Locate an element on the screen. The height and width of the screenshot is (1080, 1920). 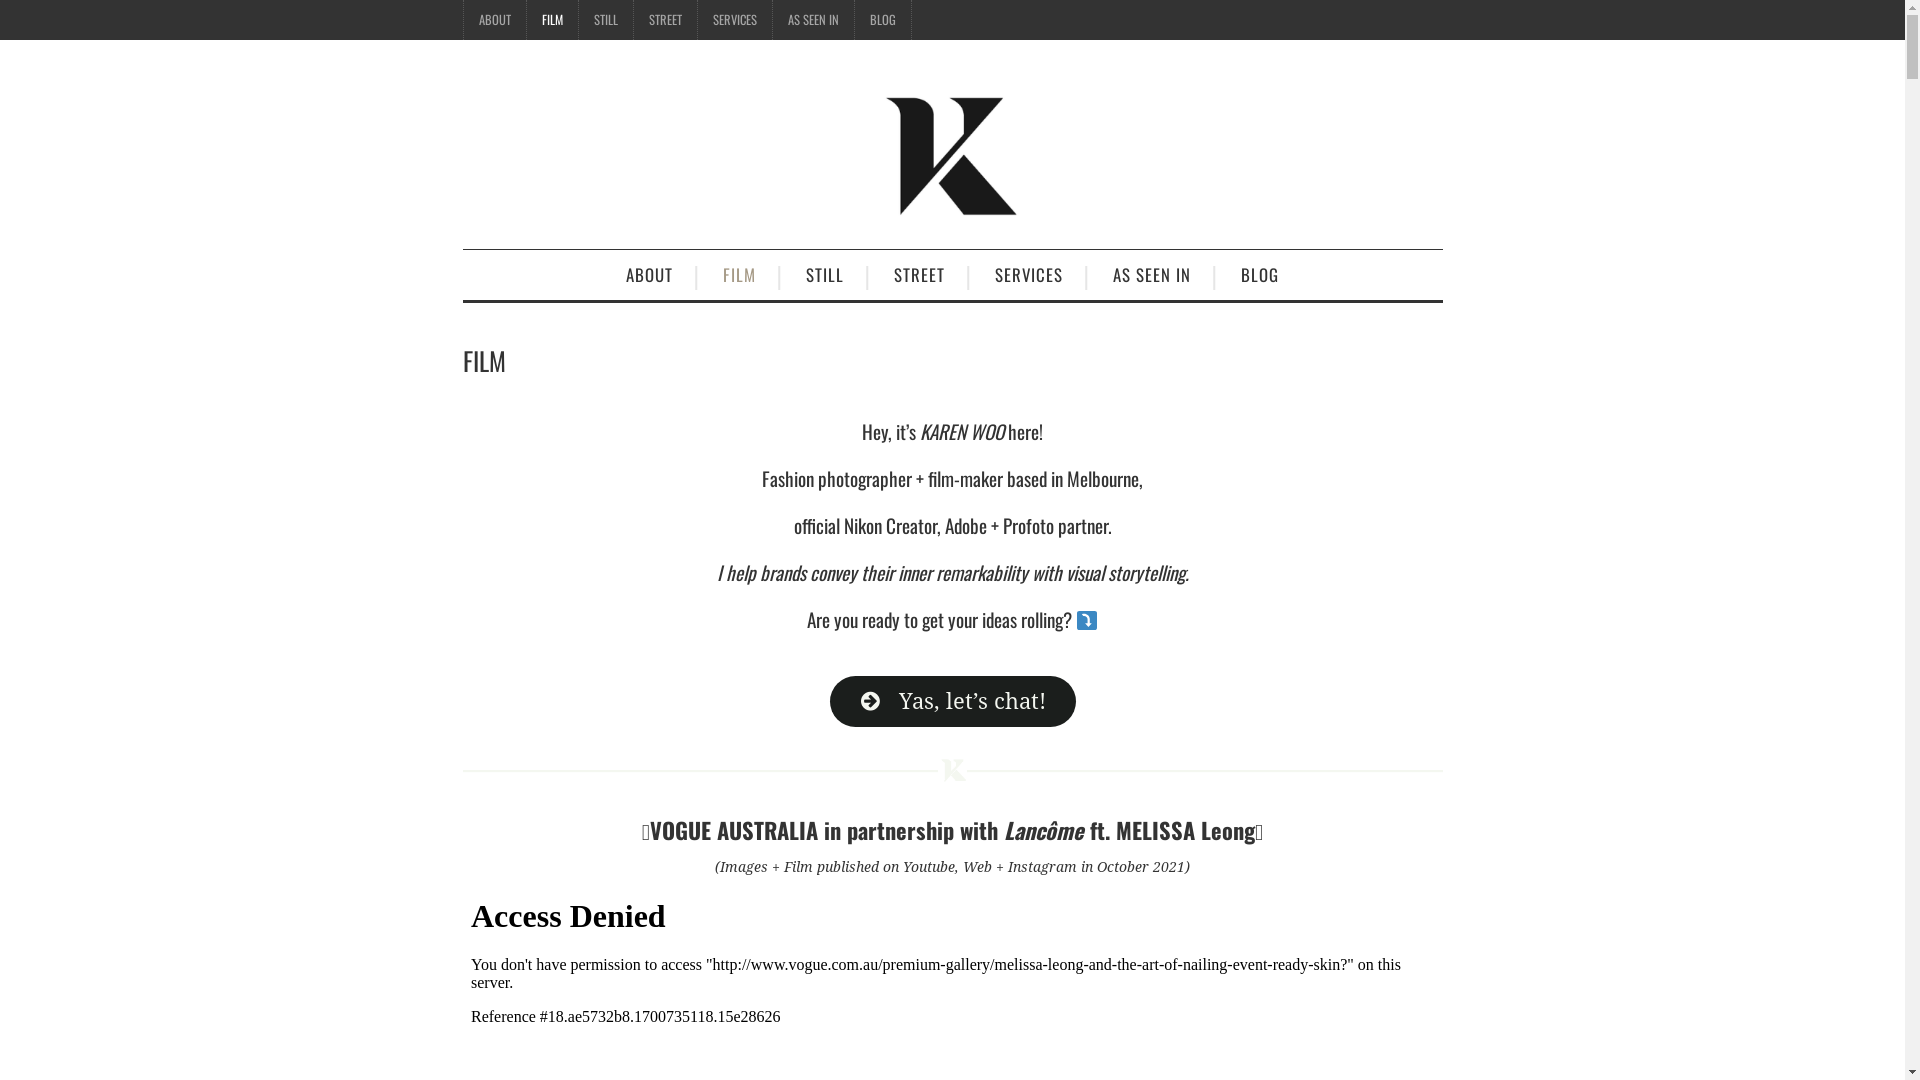
'FILM' is located at coordinates (551, 19).